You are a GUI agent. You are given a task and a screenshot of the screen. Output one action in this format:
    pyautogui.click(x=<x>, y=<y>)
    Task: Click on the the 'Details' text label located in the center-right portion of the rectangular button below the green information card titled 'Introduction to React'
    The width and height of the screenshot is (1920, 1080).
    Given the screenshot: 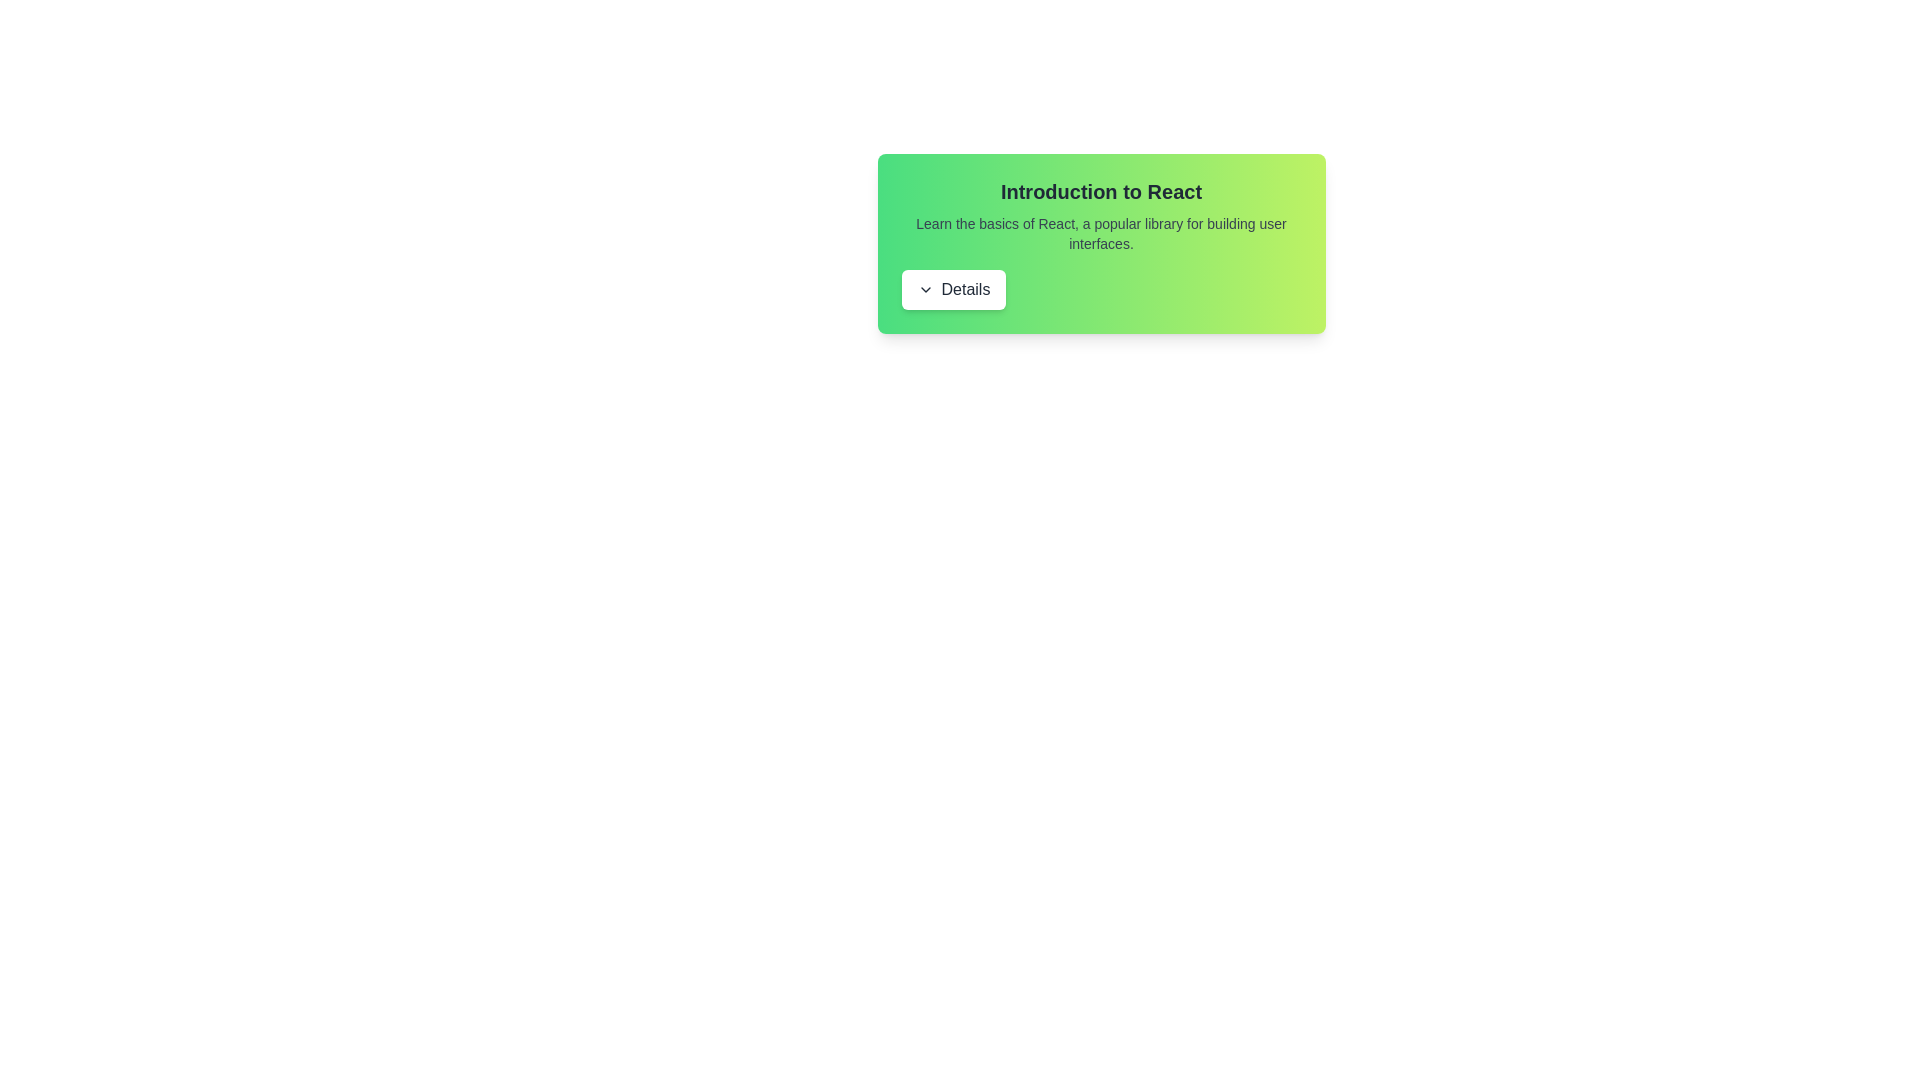 What is the action you would take?
    pyautogui.click(x=965, y=289)
    